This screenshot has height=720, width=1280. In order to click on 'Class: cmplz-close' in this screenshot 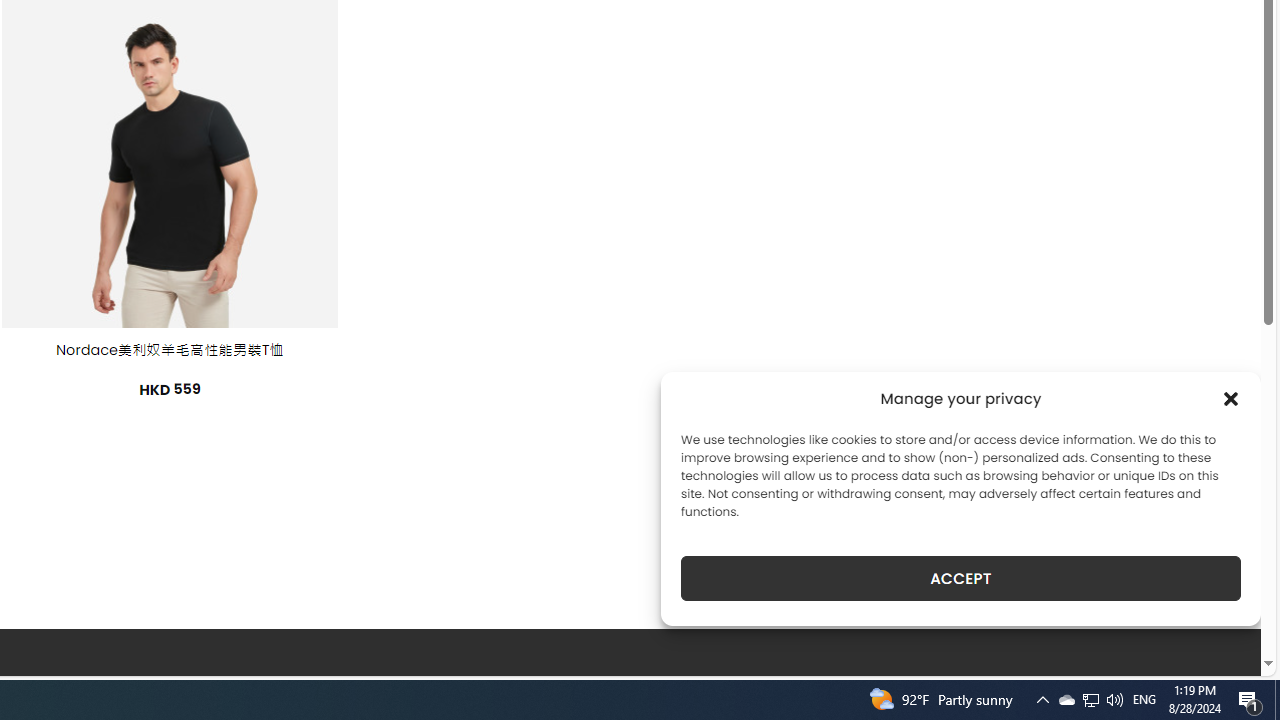, I will do `click(1230, 398)`.